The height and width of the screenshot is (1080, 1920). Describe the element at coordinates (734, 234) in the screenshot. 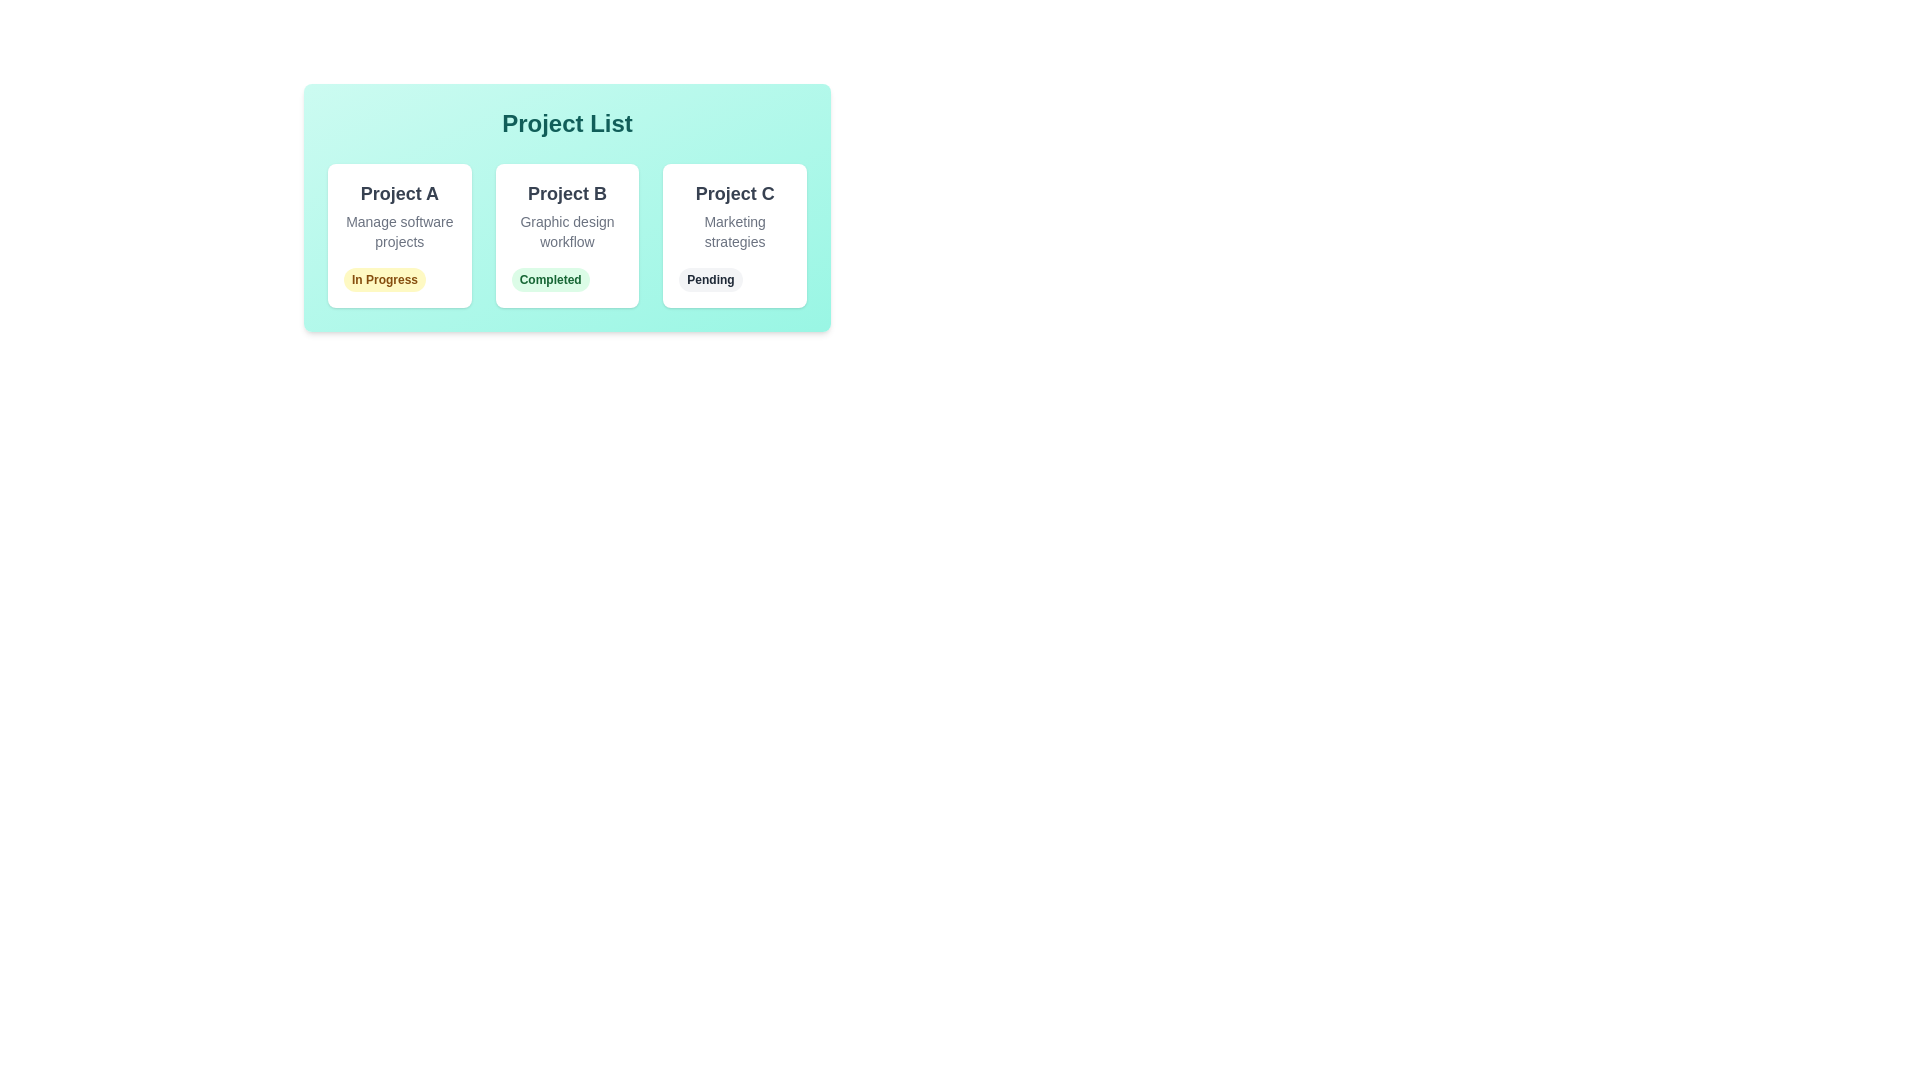

I see `the card representing Project C to view its details` at that location.